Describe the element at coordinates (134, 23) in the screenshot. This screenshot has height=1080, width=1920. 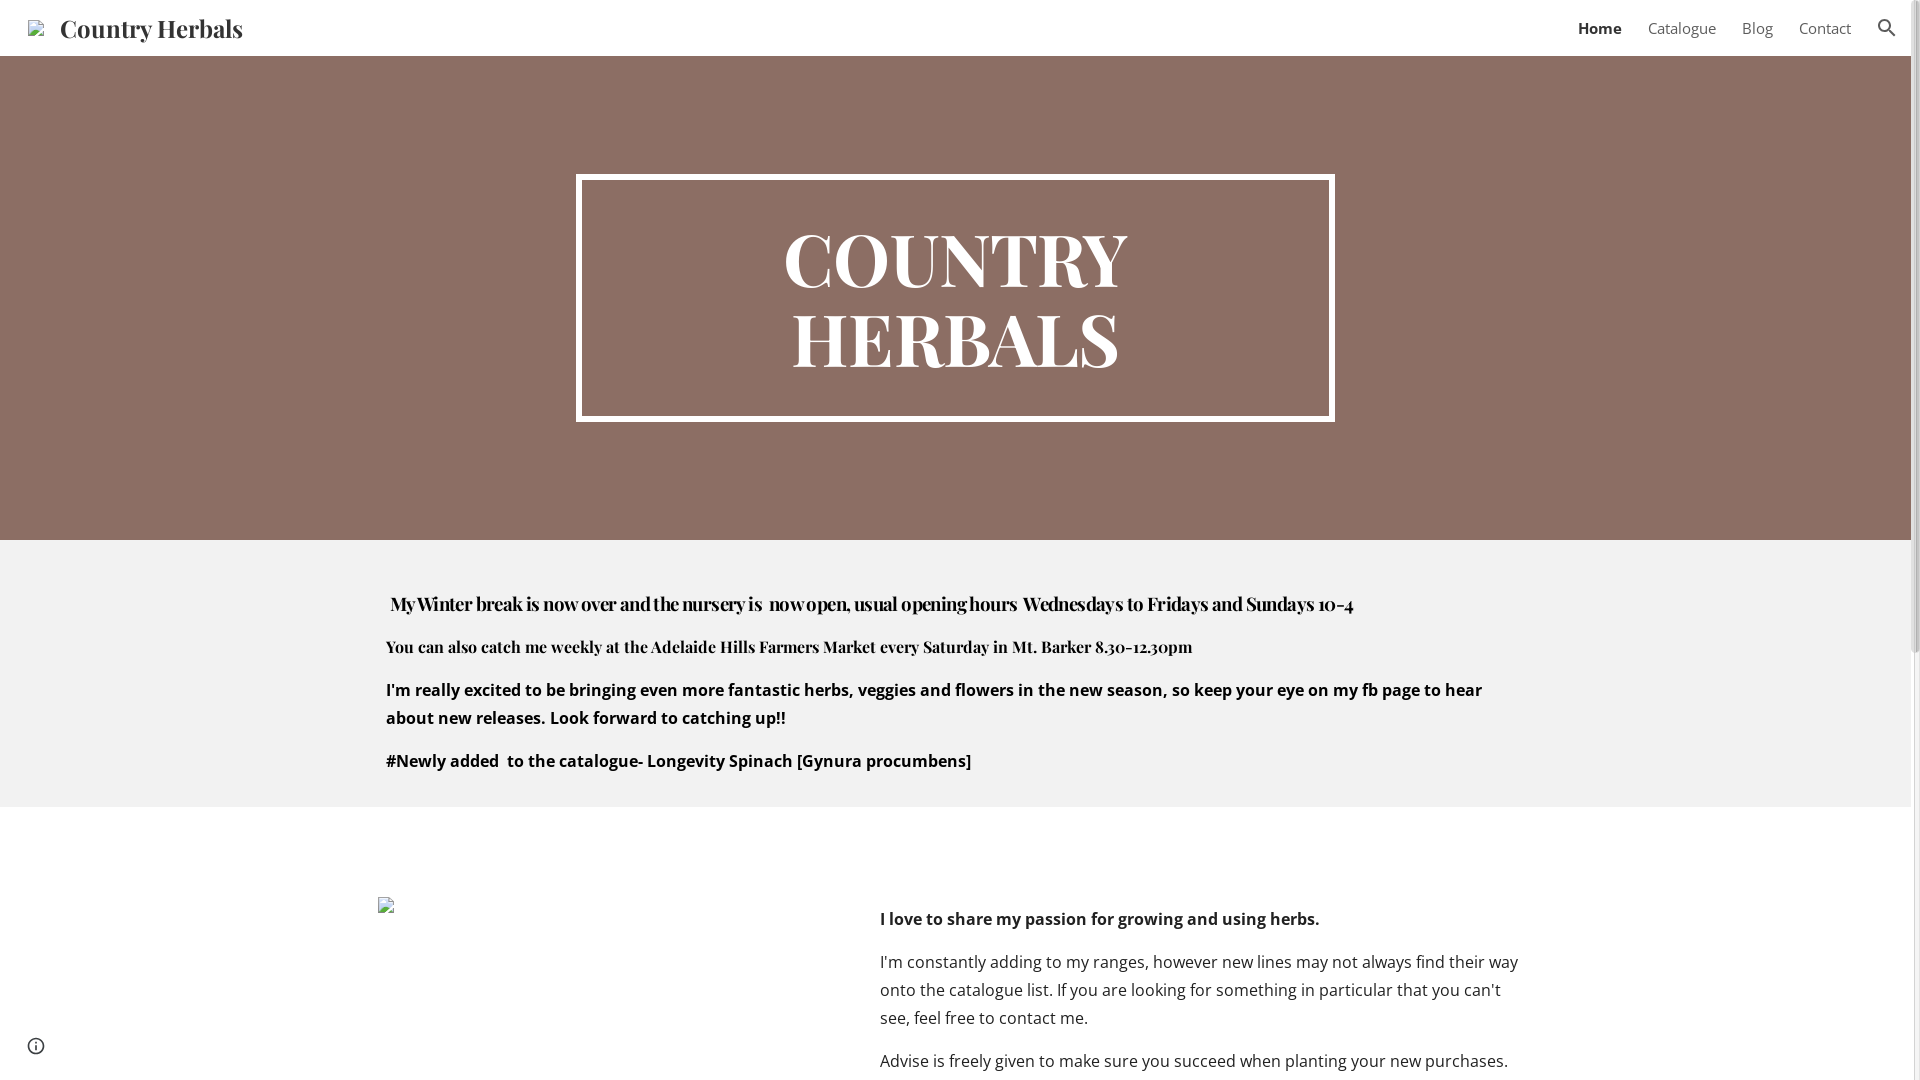
I see `'Country Herbals'` at that location.